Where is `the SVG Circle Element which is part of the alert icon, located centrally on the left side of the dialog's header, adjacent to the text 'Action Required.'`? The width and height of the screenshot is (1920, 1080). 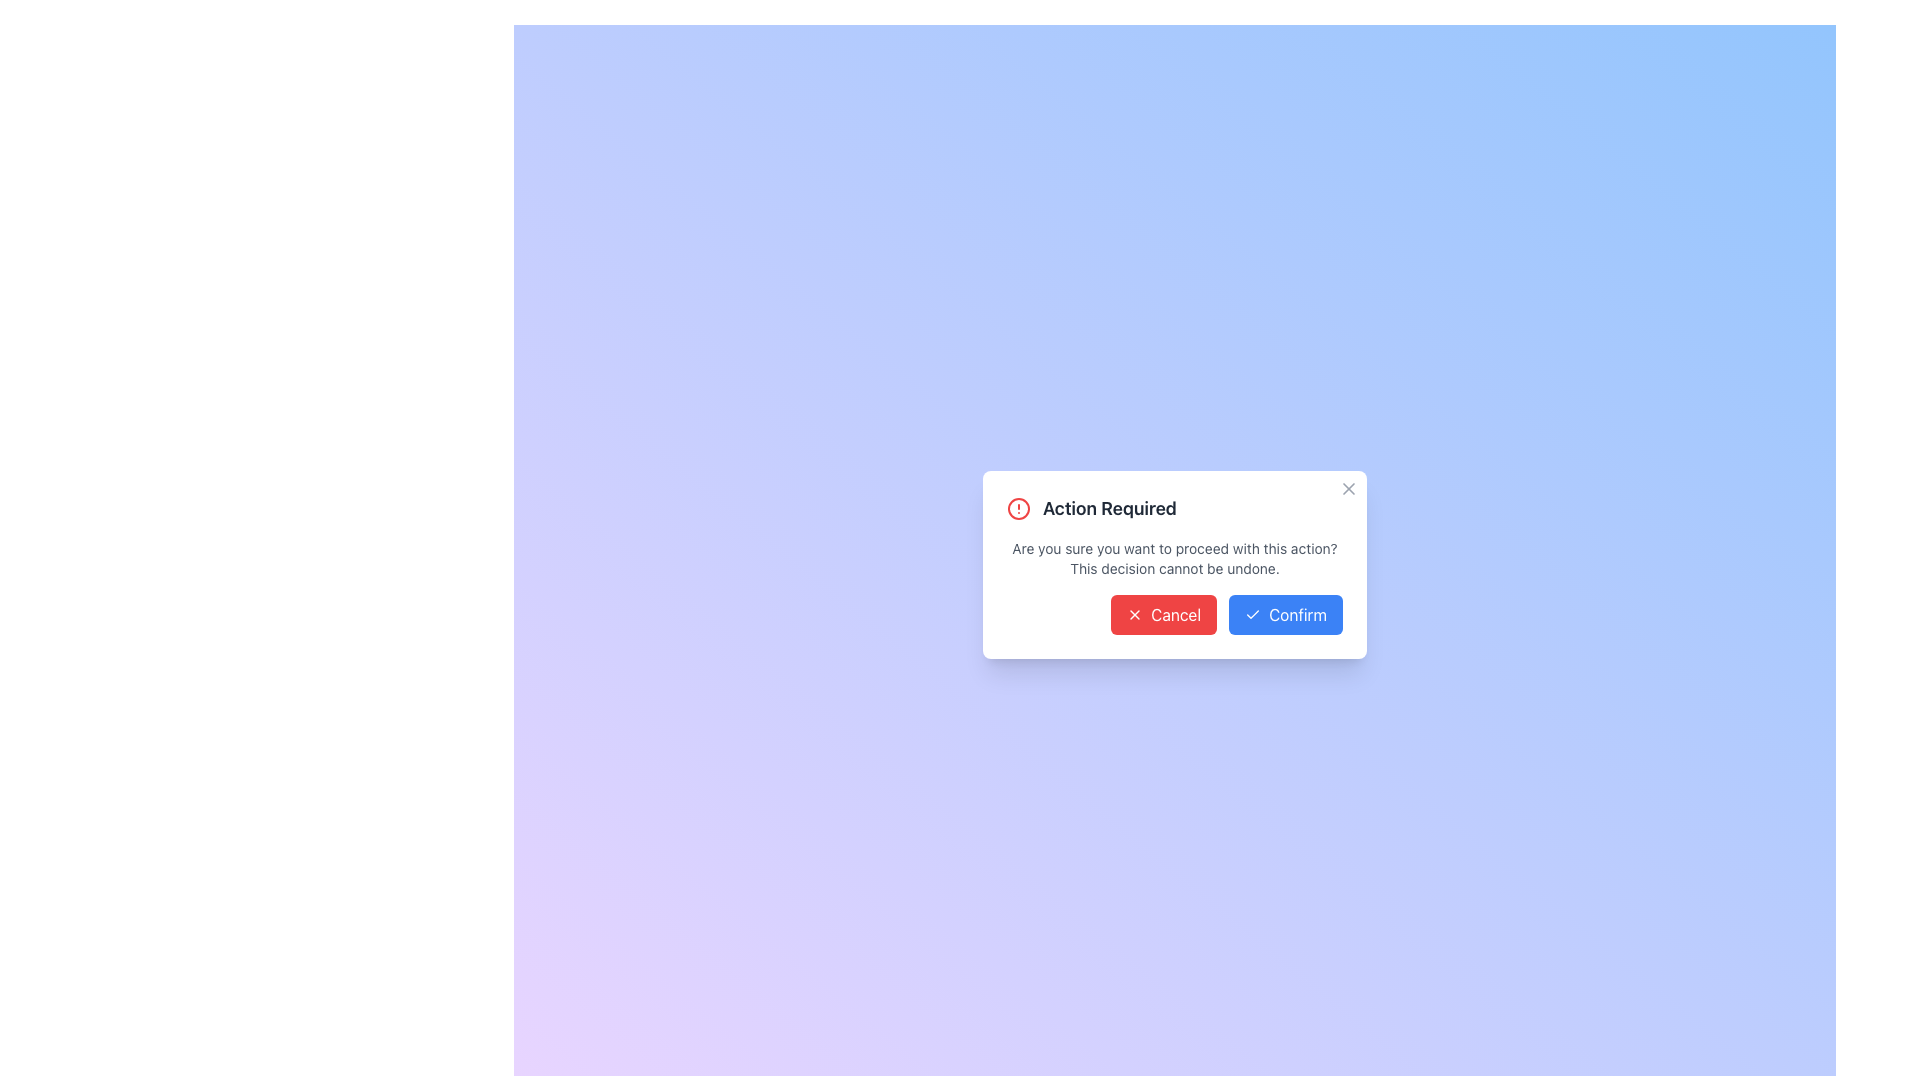 the SVG Circle Element which is part of the alert icon, located centrally on the left side of the dialog's header, adjacent to the text 'Action Required.' is located at coordinates (1018, 508).